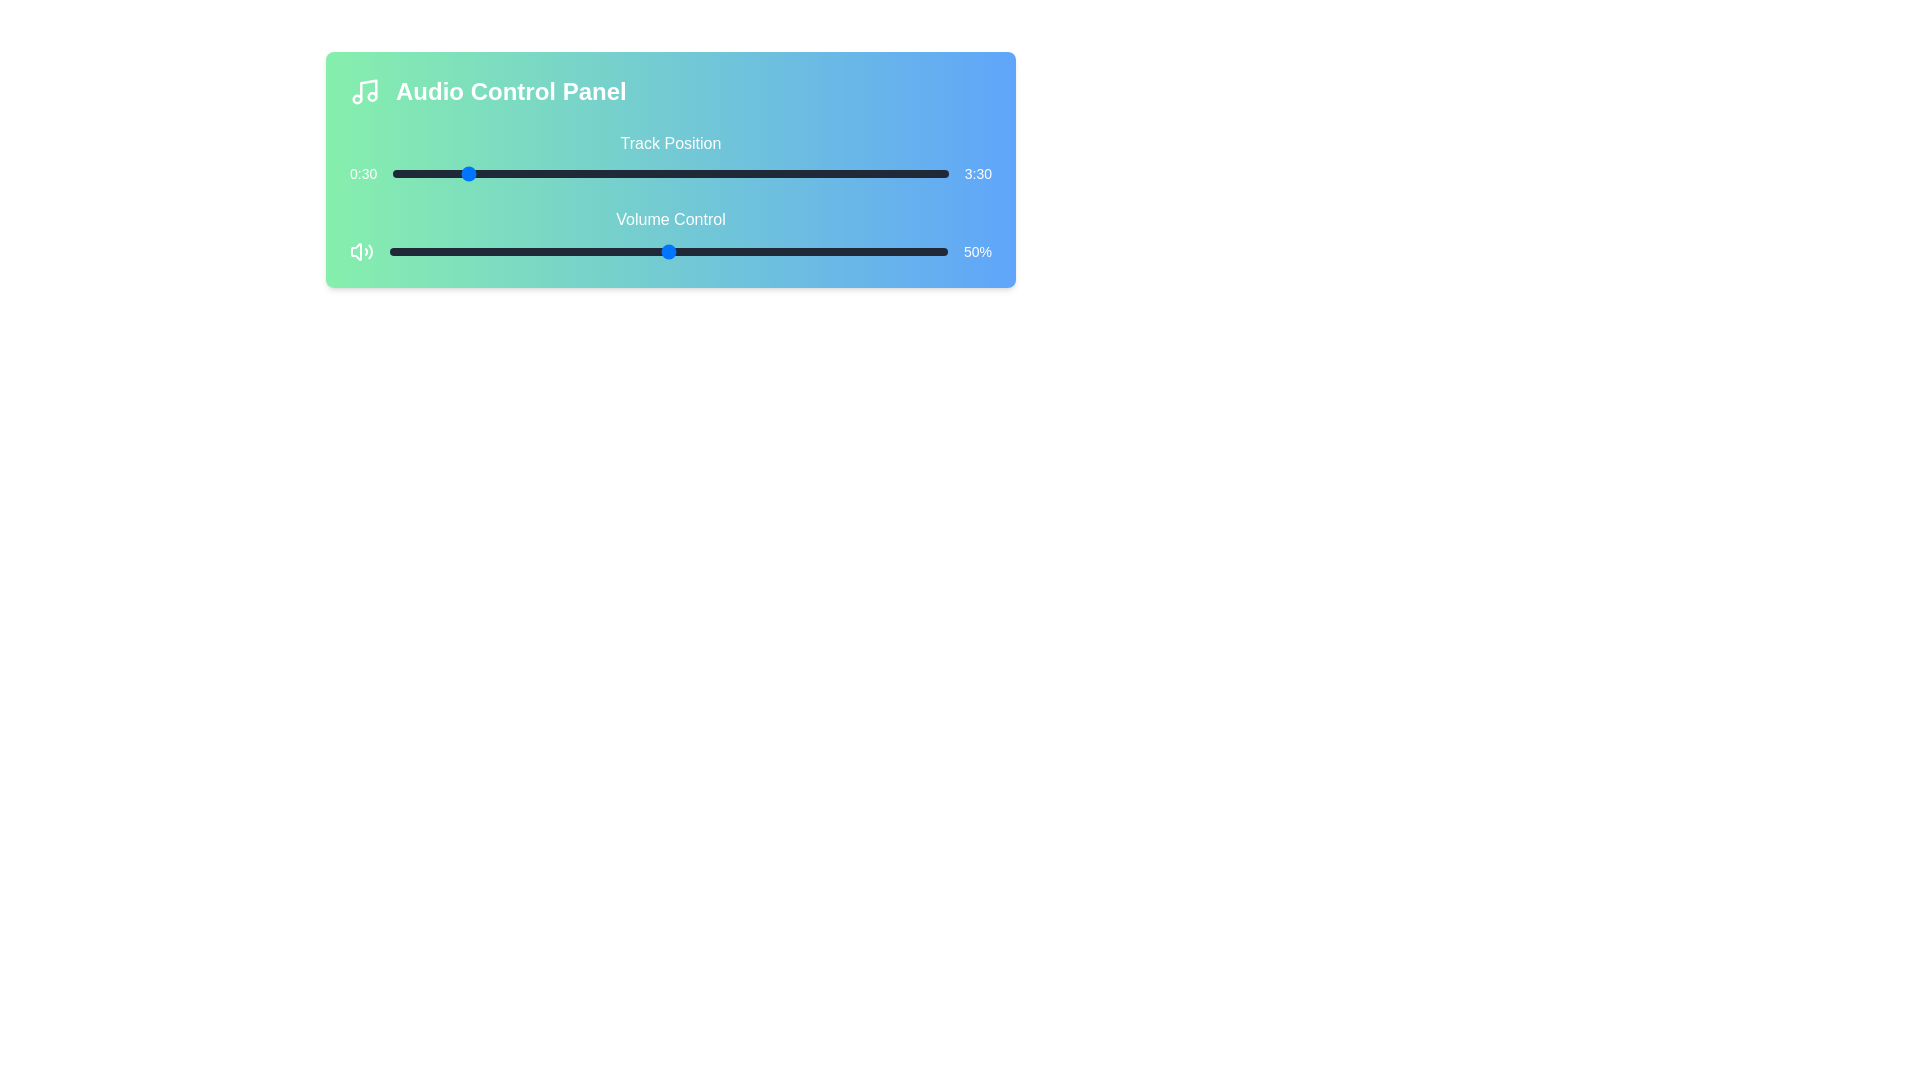 The height and width of the screenshot is (1080, 1920). Describe the element at coordinates (628, 250) in the screenshot. I see `the volume level to 43%` at that location.